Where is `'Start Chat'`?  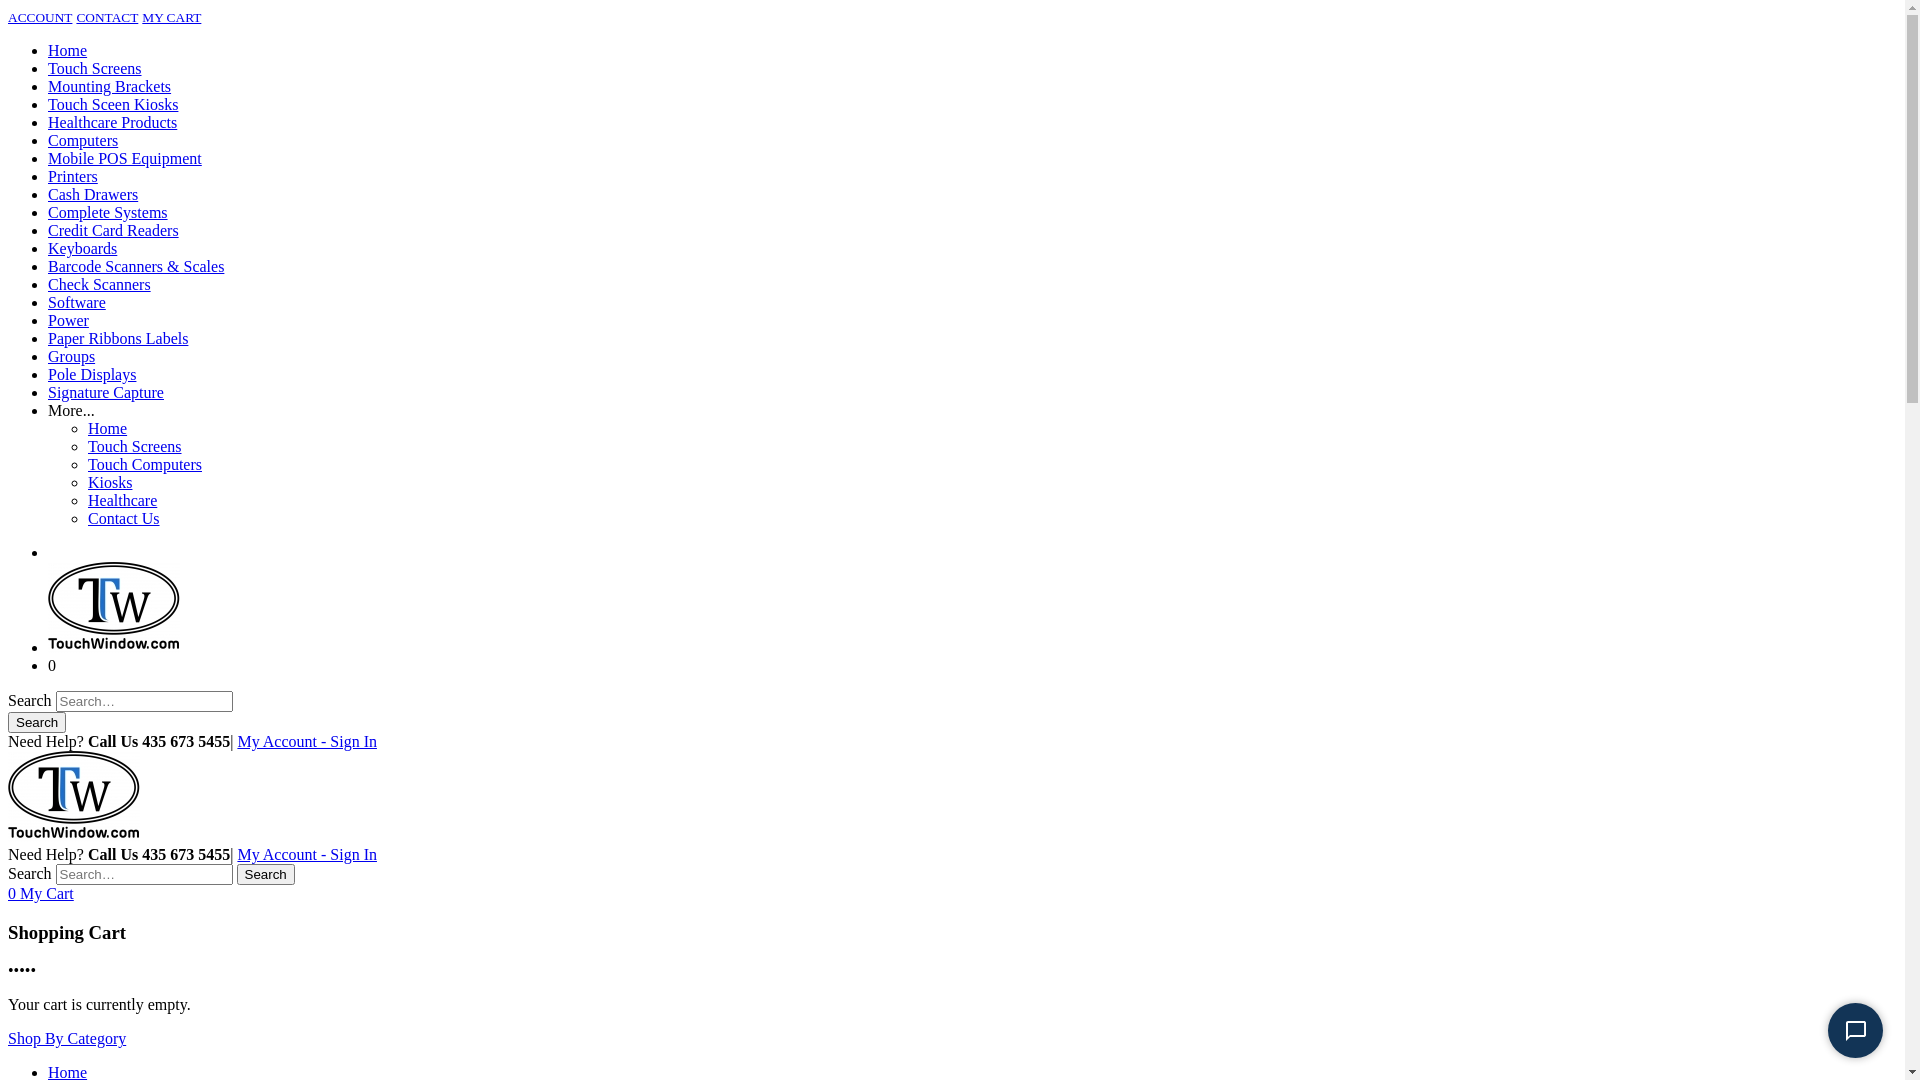
'Start Chat' is located at coordinates (1854, 1030).